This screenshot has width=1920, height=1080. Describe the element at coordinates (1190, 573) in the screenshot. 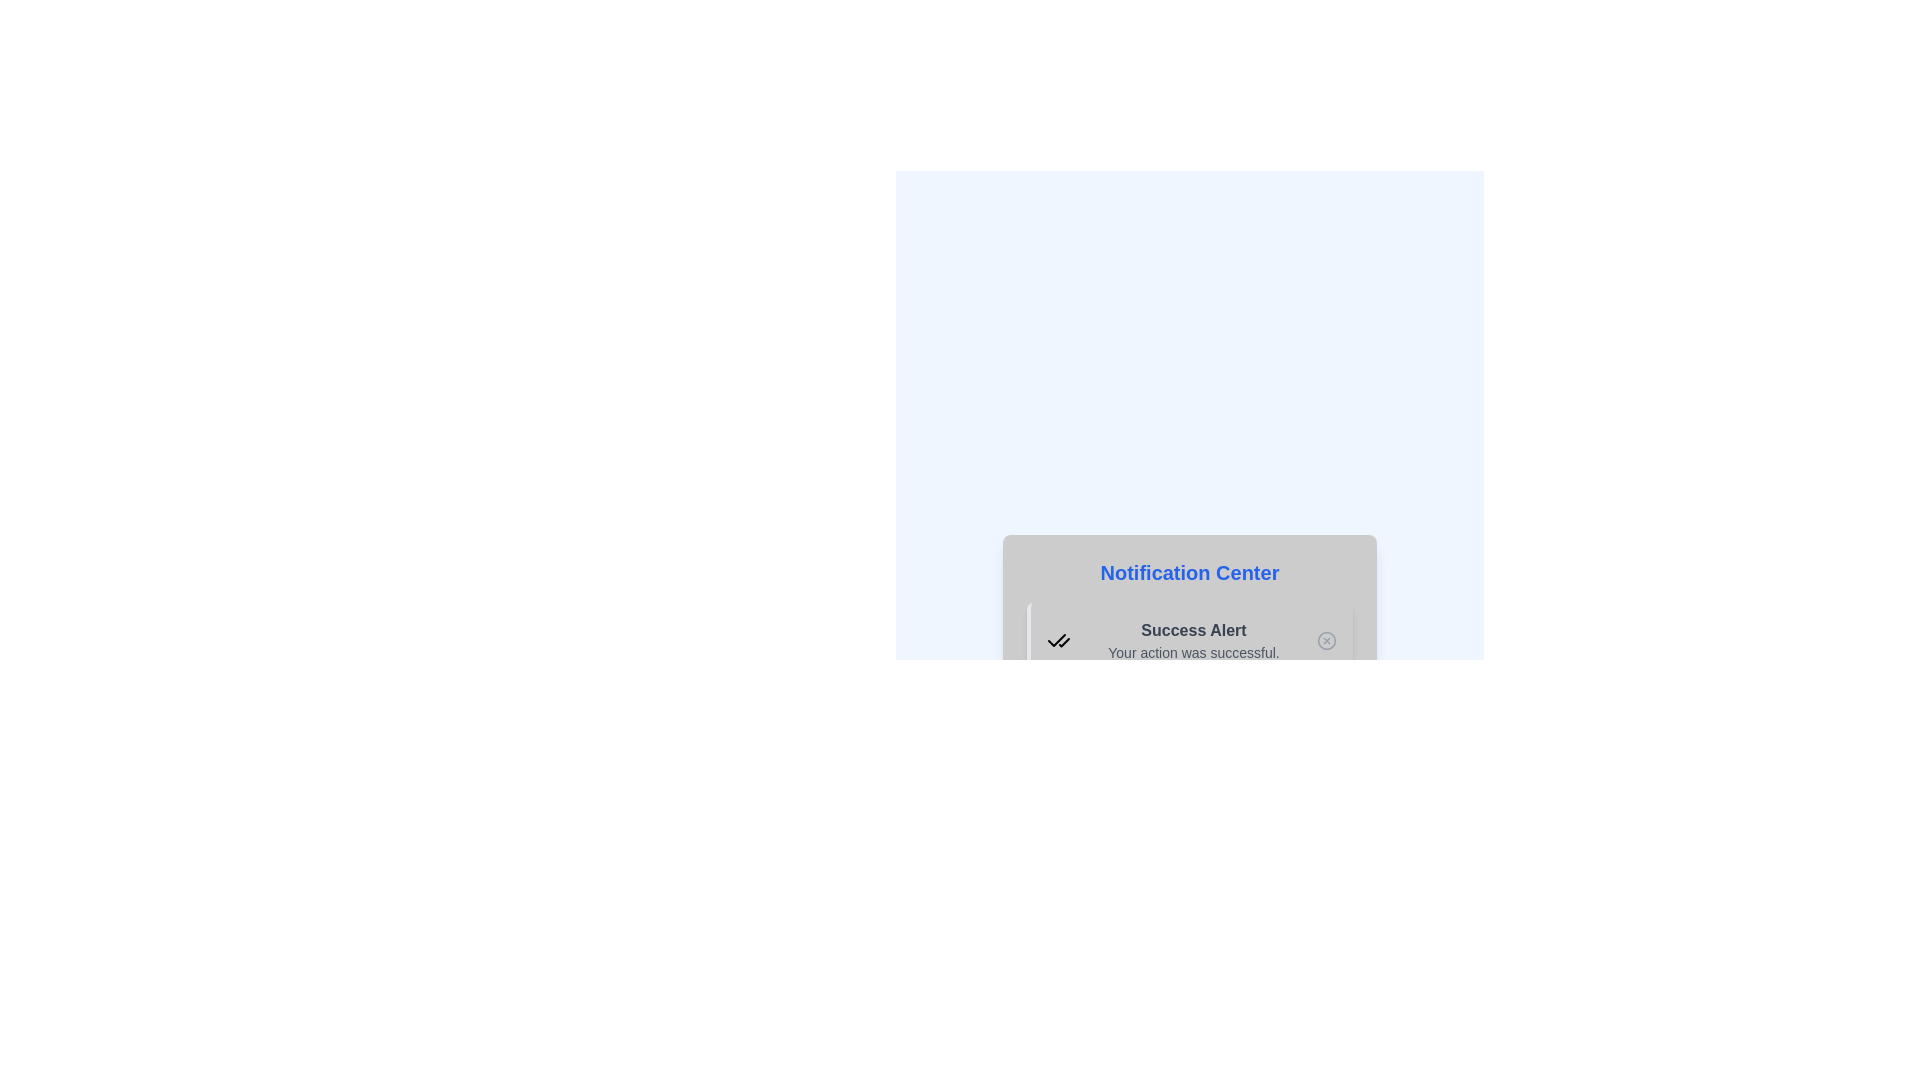

I see `the Text Label that displays the title of the notification panel, located at the top section above other elements like 'Success Alert' messages` at that location.